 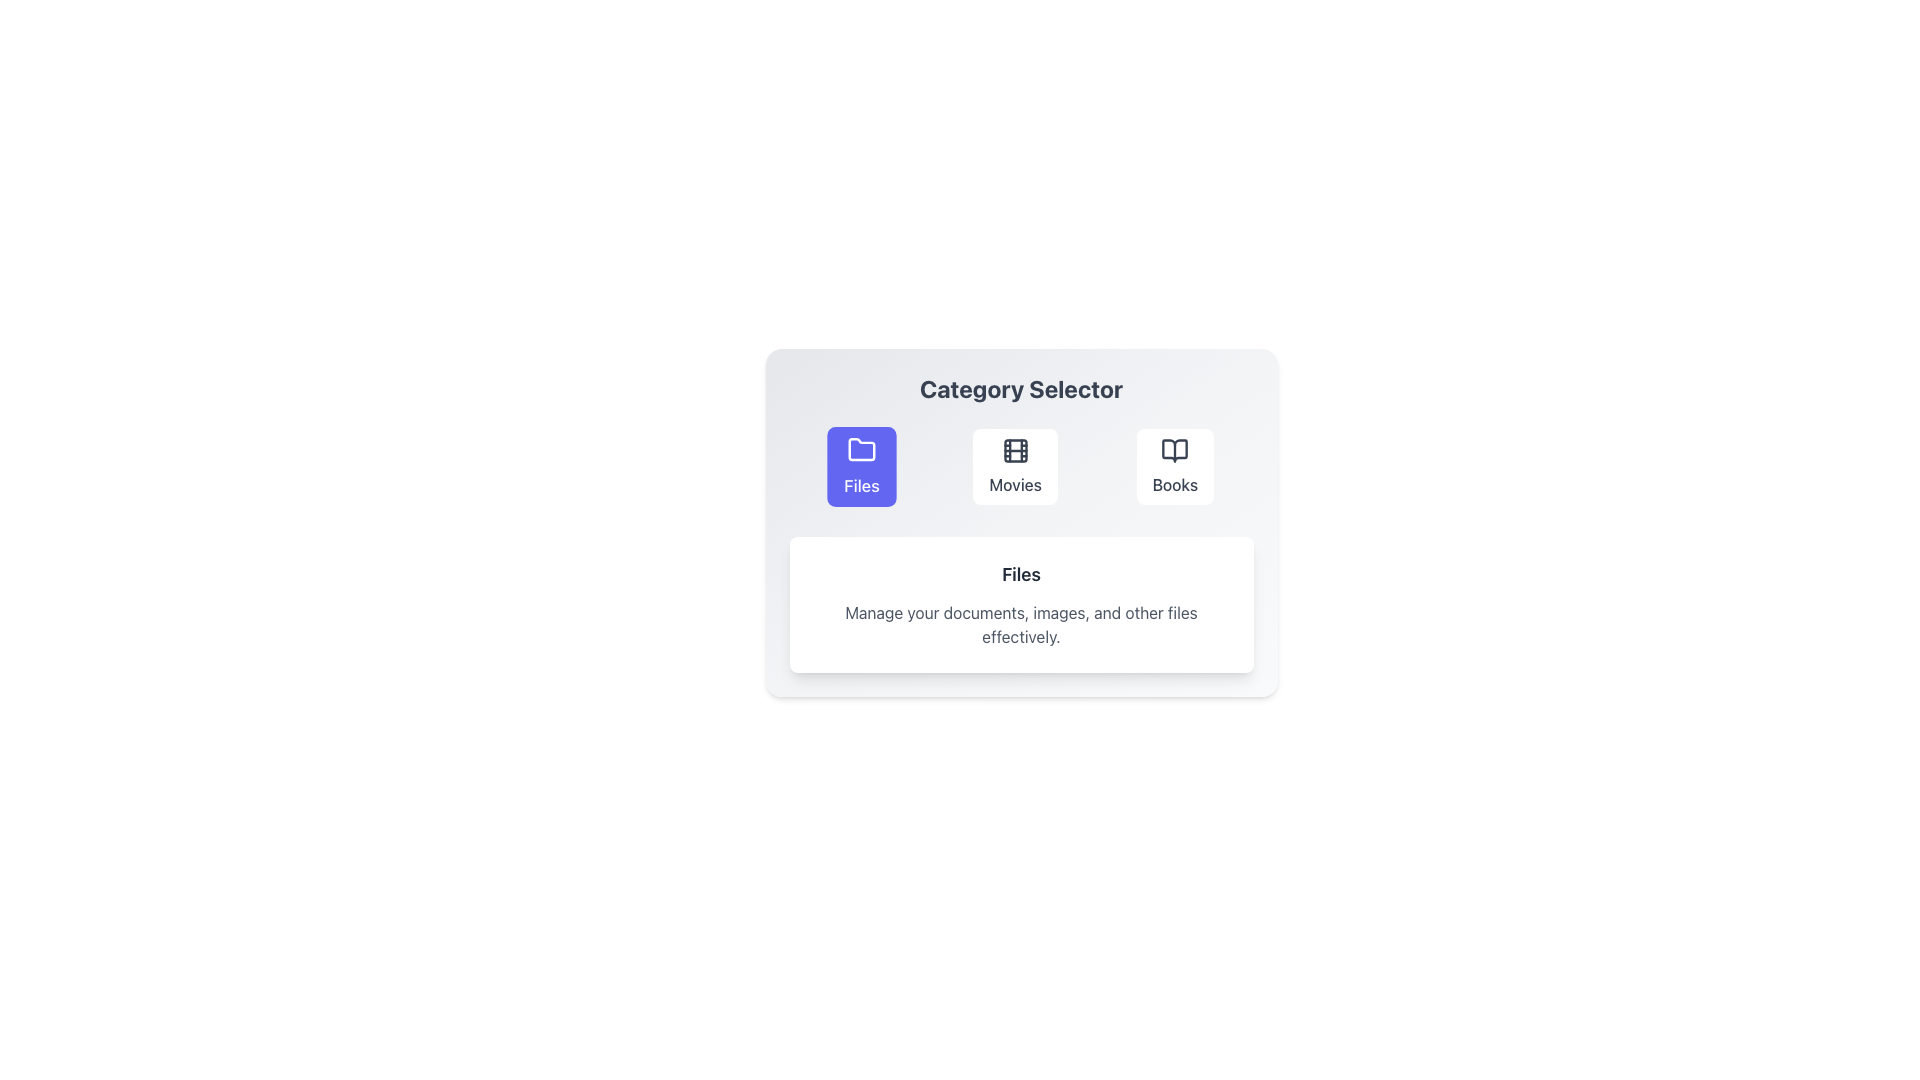 What do you see at coordinates (1175, 466) in the screenshot?
I see `the 'Books' category button, which has a white background and an open book icon, to change its background color to light grey` at bounding box center [1175, 466].